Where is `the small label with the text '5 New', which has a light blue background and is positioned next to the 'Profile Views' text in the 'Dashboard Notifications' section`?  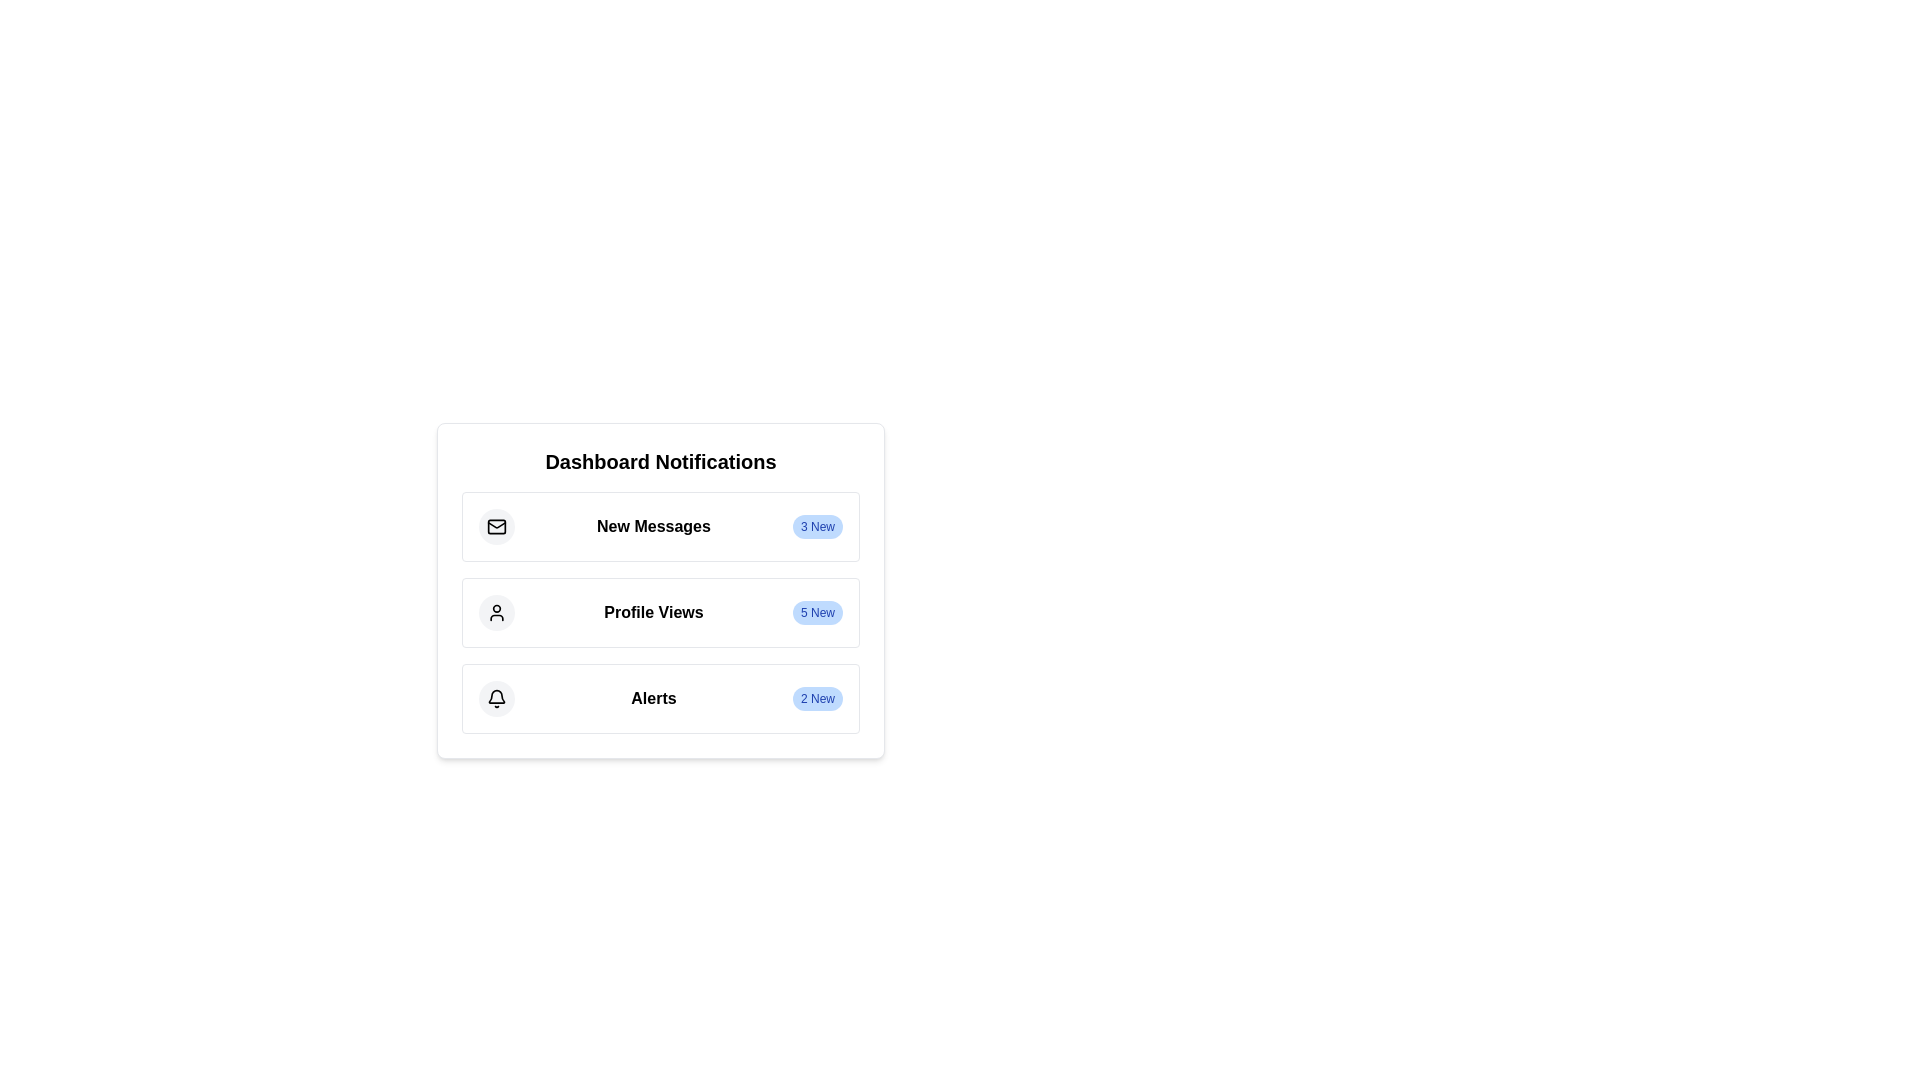
the small label with the text '5 New', which has a light blue background and is positioned next to the 'Profile Views' text in the 'Dashboard Notifications' section is located at coordinates (817, 612).